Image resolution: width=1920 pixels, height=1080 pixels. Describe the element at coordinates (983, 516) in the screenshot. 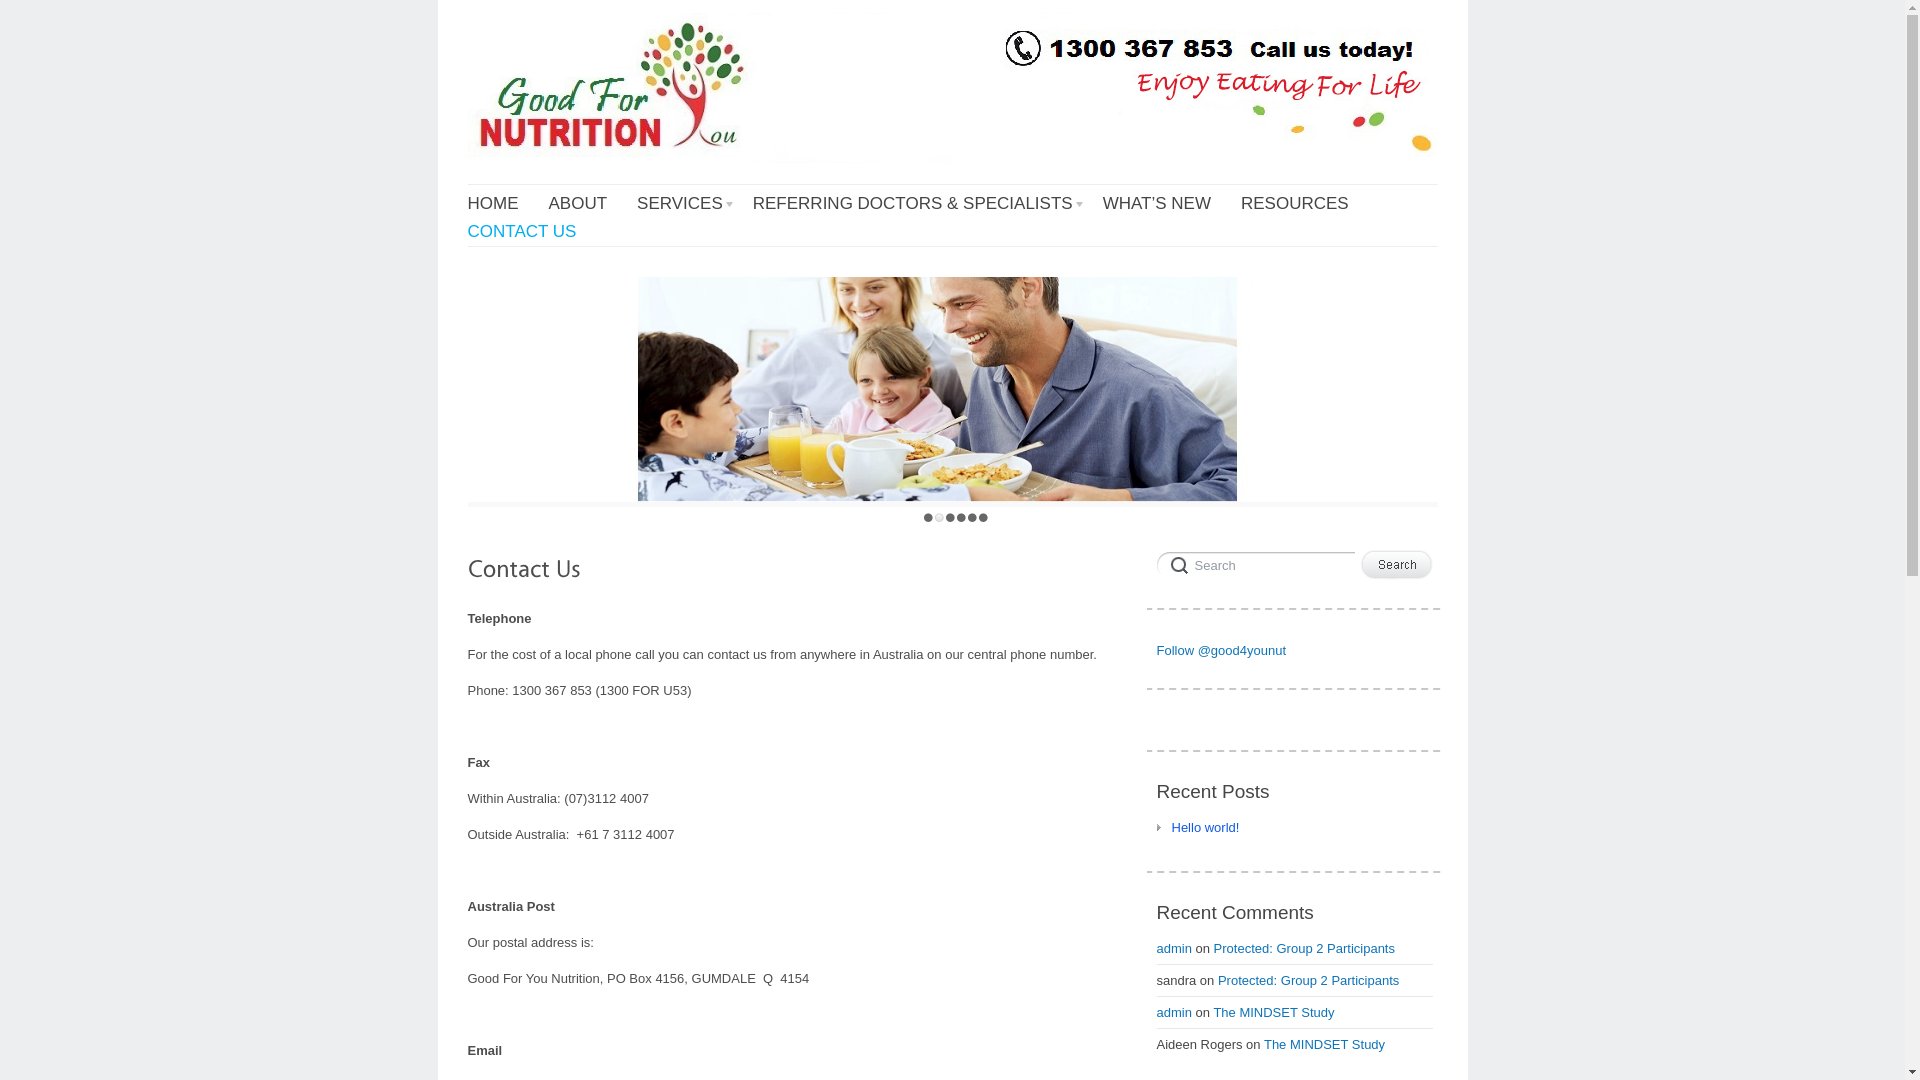

I see `'6'` at that location.